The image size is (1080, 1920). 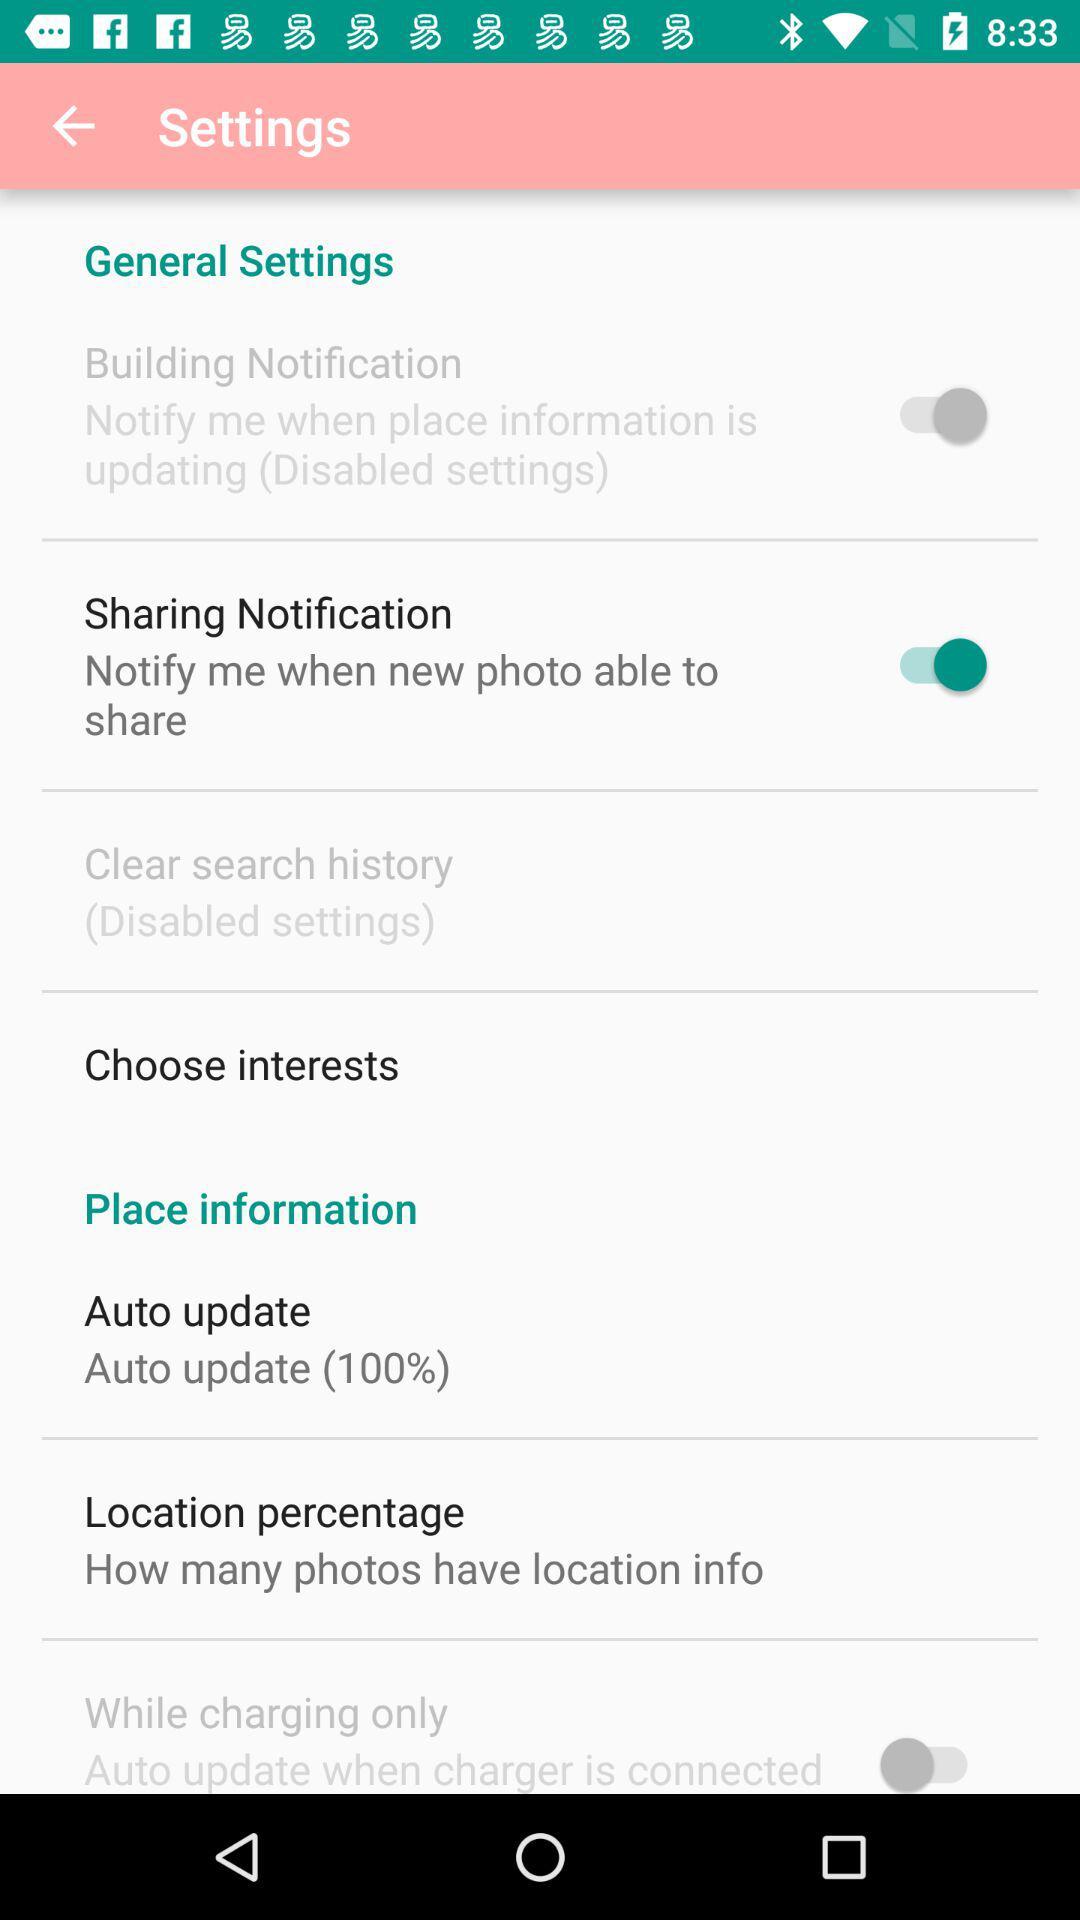 I want to click on item below the notify me when, so click(x=267, y=862).